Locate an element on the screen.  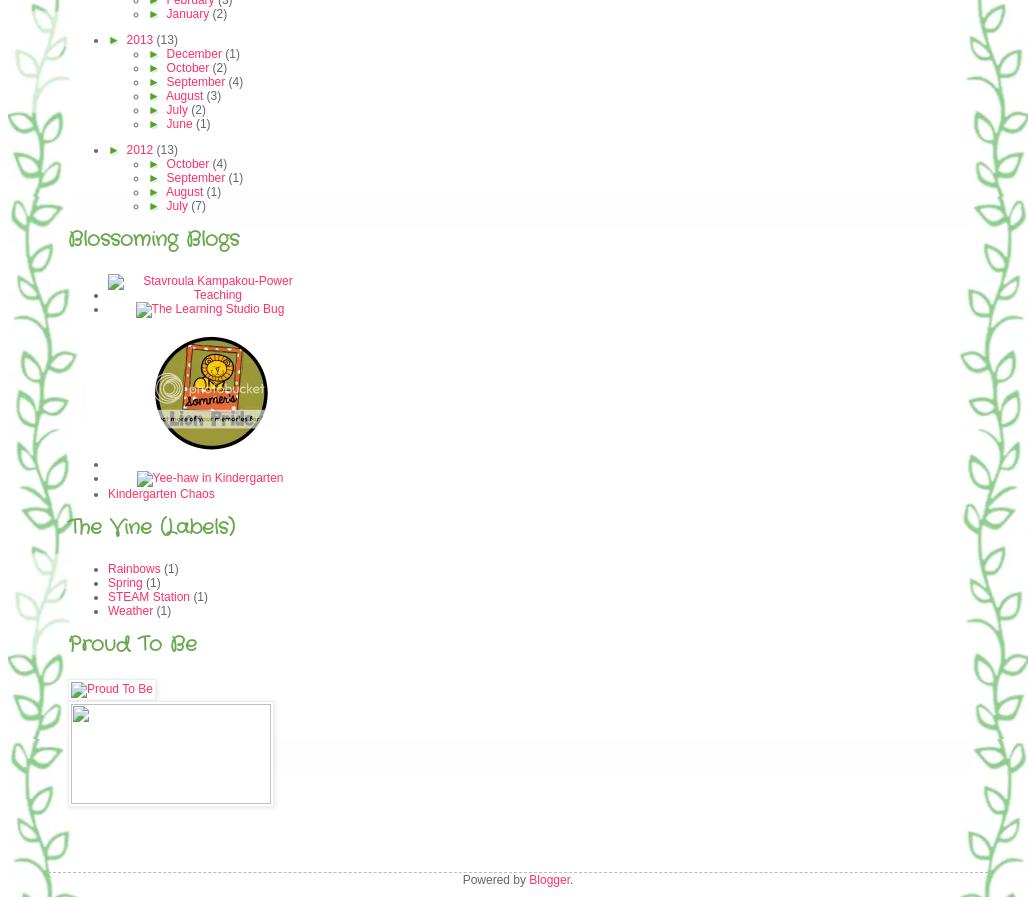
'2013' is located at coordinates (125, 37).